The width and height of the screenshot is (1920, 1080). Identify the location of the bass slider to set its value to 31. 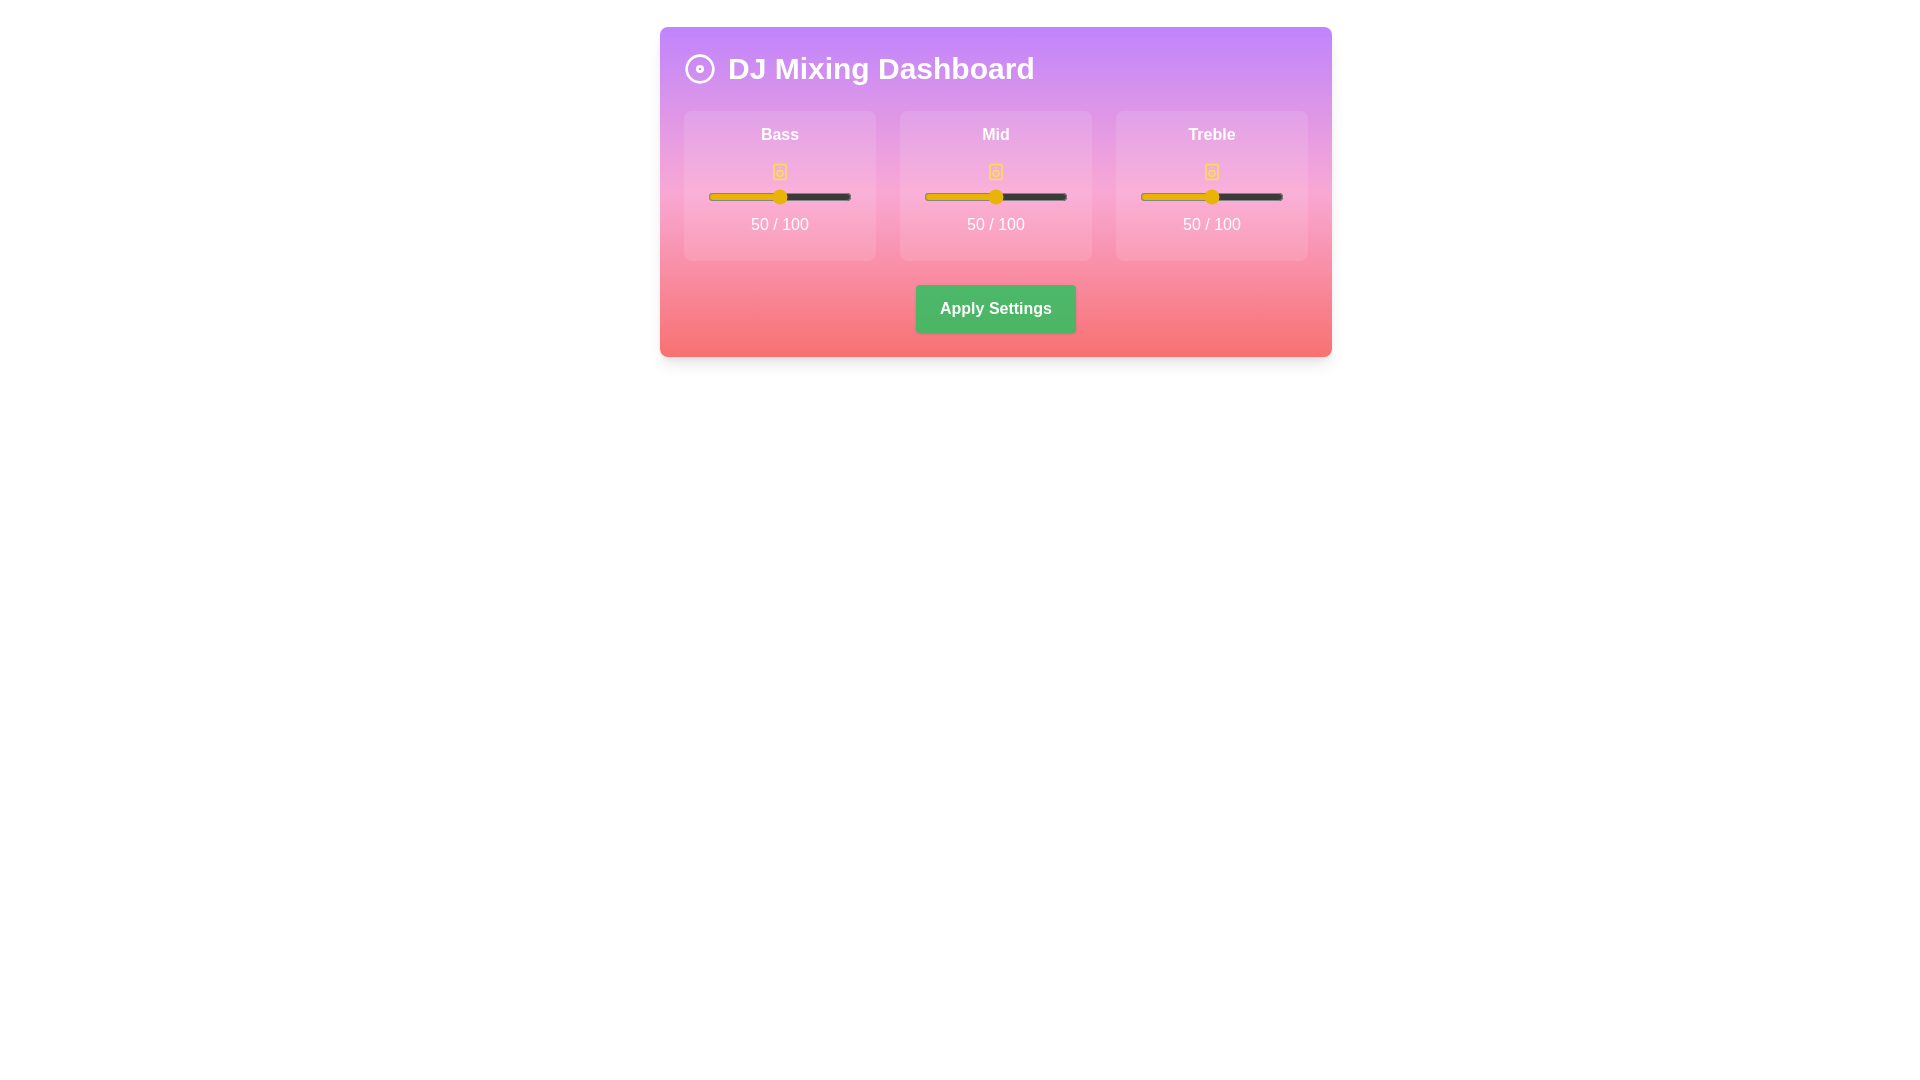
(751, 196).